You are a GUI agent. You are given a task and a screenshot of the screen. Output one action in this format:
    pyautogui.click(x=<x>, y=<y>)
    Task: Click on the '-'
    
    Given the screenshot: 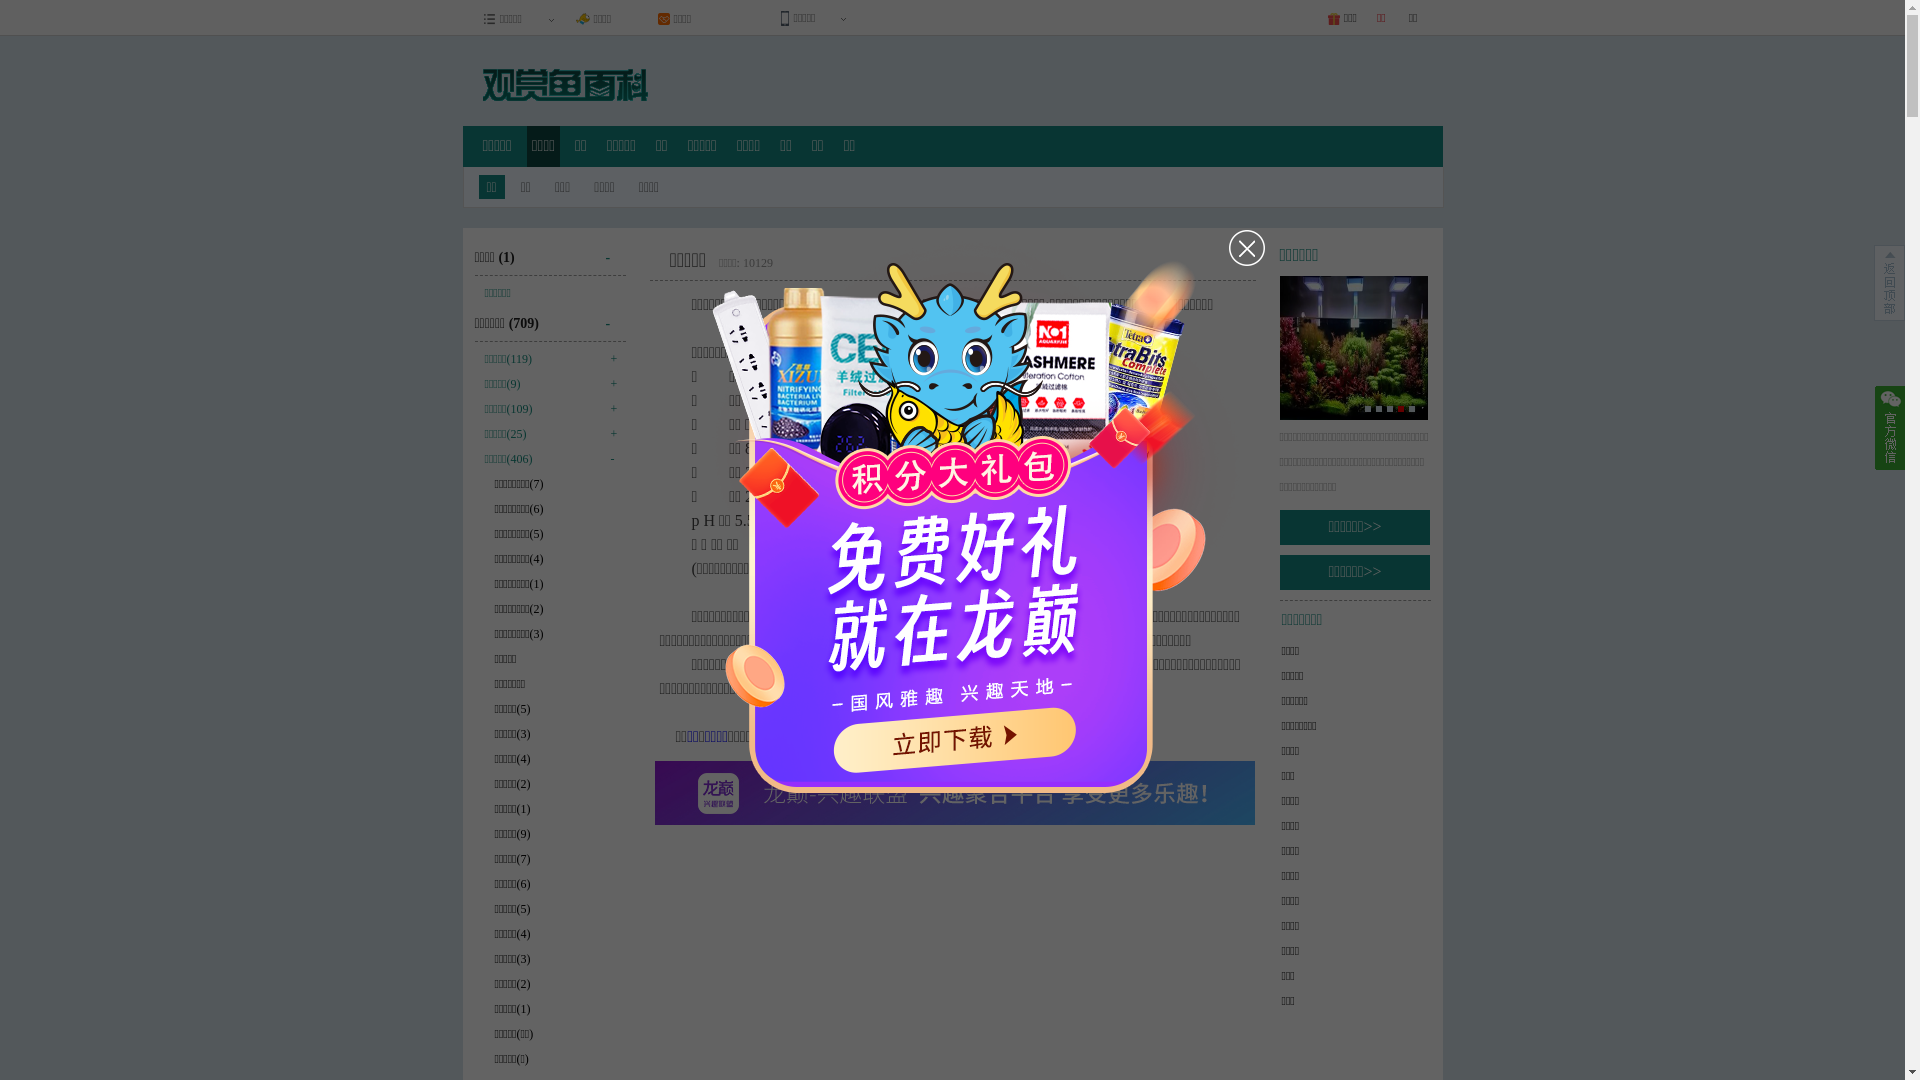 What is the action you would take?
    pyautogui.click(x=614, y=249)
    